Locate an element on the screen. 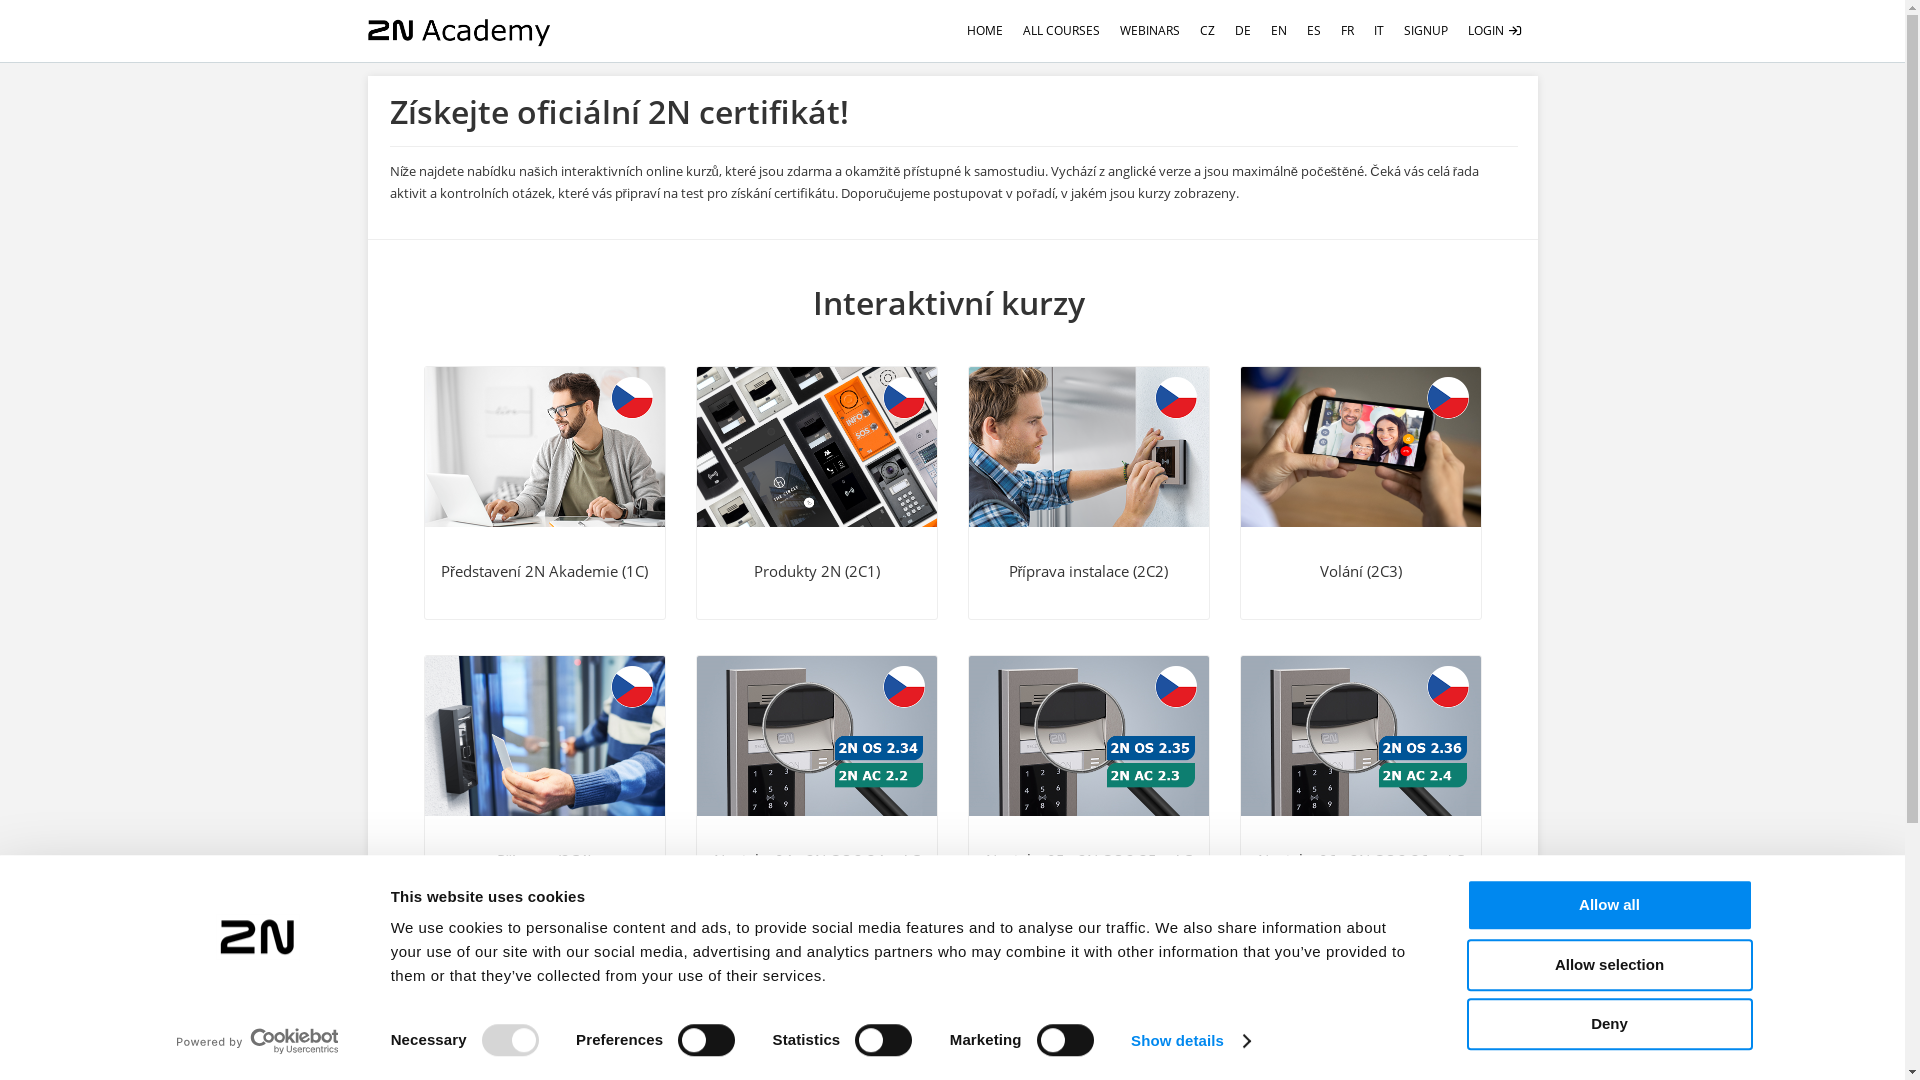 The image size is (1920, 1080). 'ALL COURSES' is located at coordinates (1060, 30).